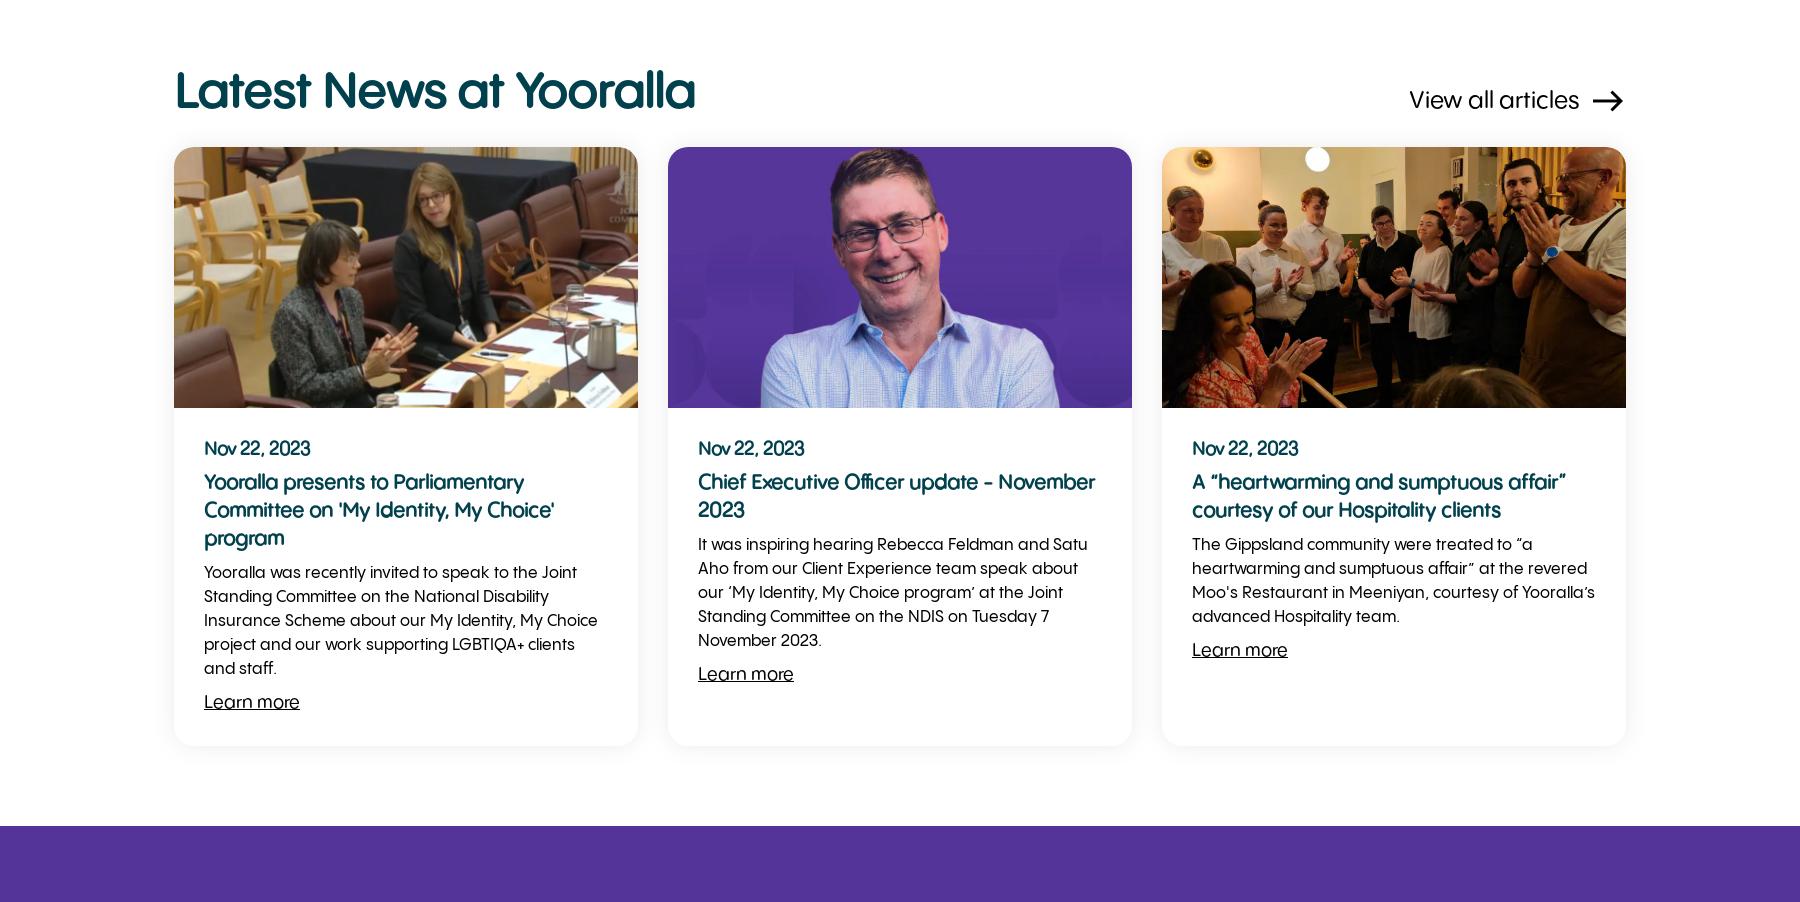 The image size is (1800, 902). I want to click on 'Yooralla was recently invited to speak to the Joint Standing Committee on the National Disability Insurance Scheme about our My Identity, My Choice project and our work supporting LGBTIQA+ clients and staff.', so click(401, 620).